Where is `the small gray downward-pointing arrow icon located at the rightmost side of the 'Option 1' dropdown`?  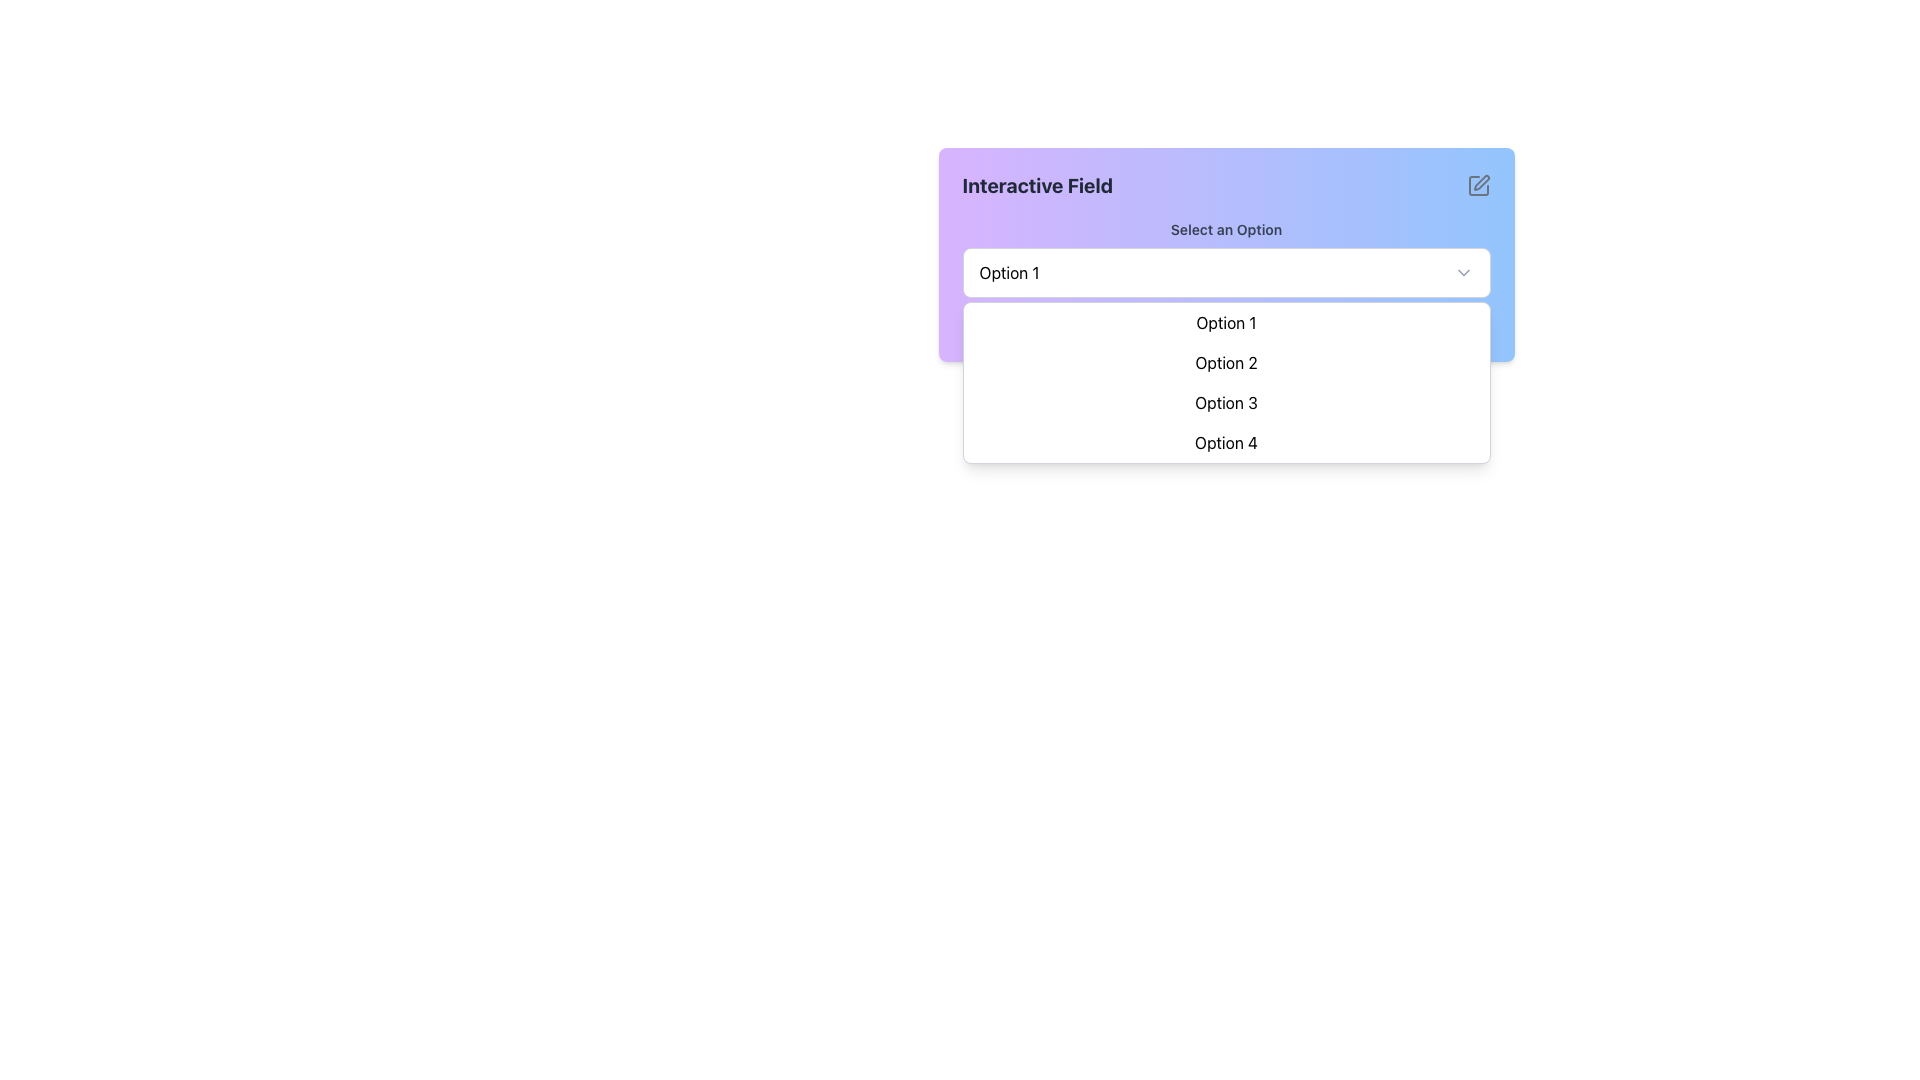 the small gray downward-pointing arrow icon located at the rightmost side of the 'Option 1' dropdown is located at coordinates (1463, 273).